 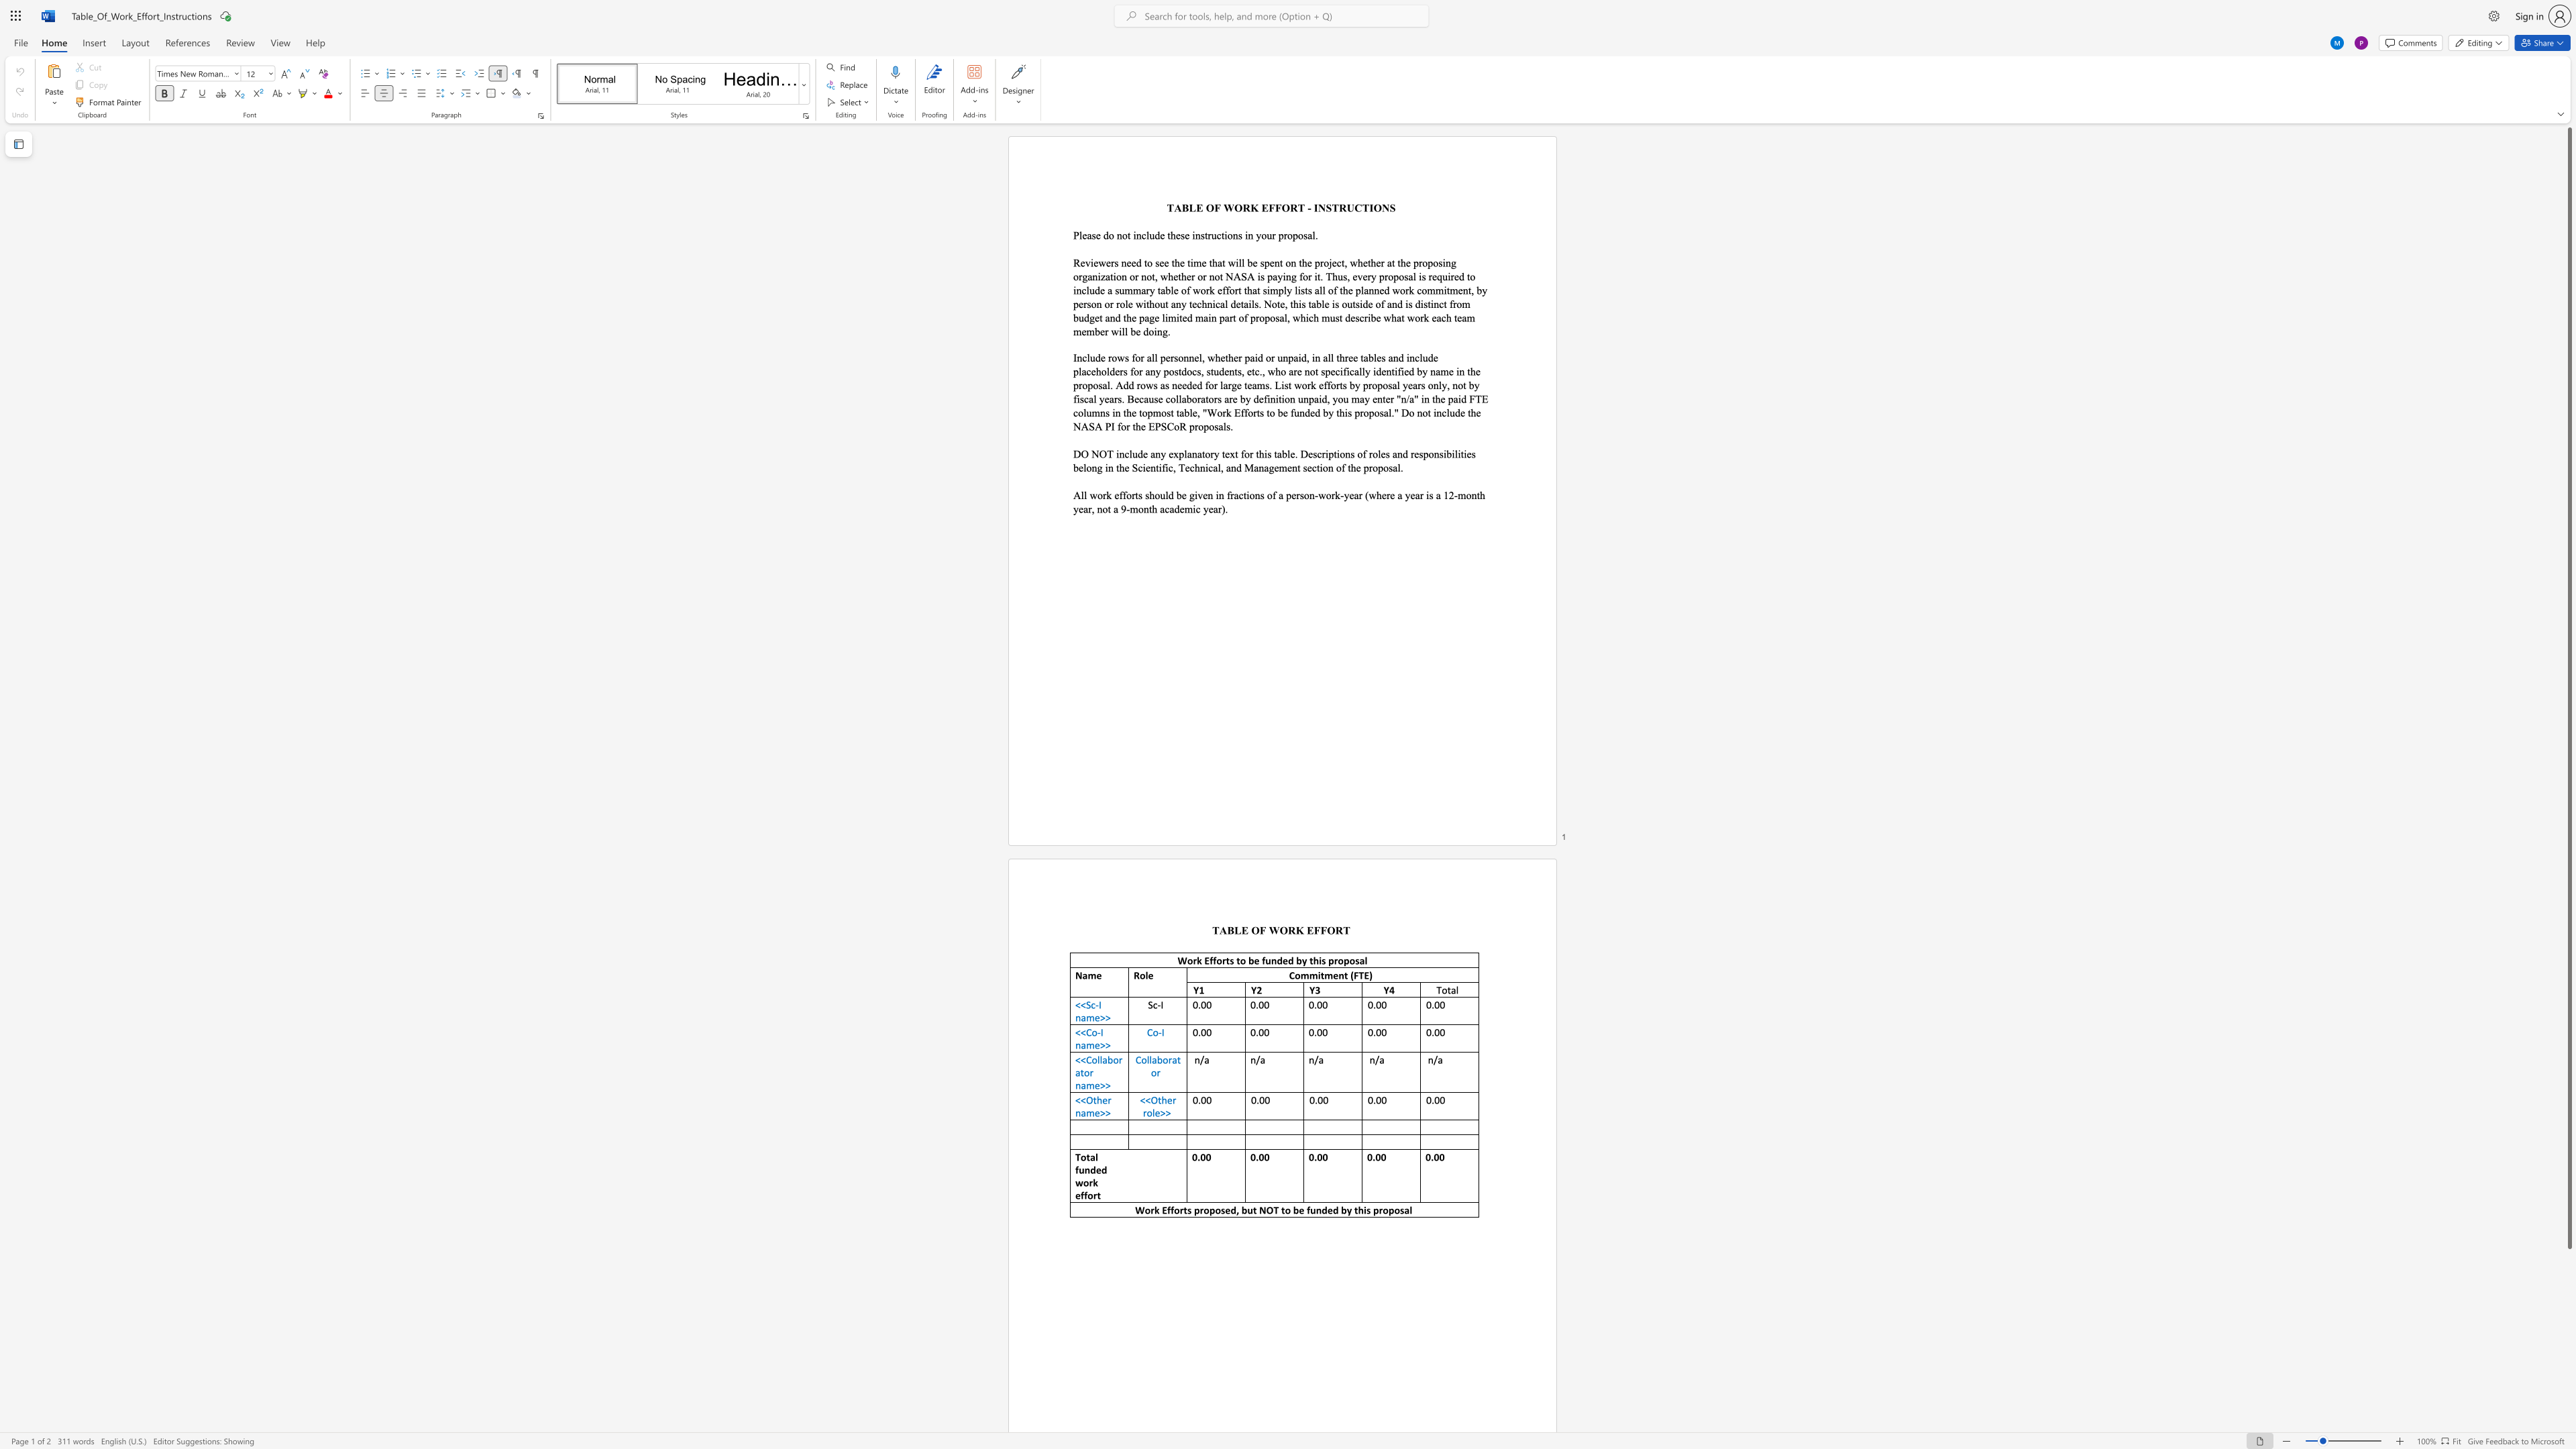 What do you see at coordinates (2568, 1407) in the screenshot?
I see `the scrollbar to adjust the page downward` at bounding box center [2568, 1407].